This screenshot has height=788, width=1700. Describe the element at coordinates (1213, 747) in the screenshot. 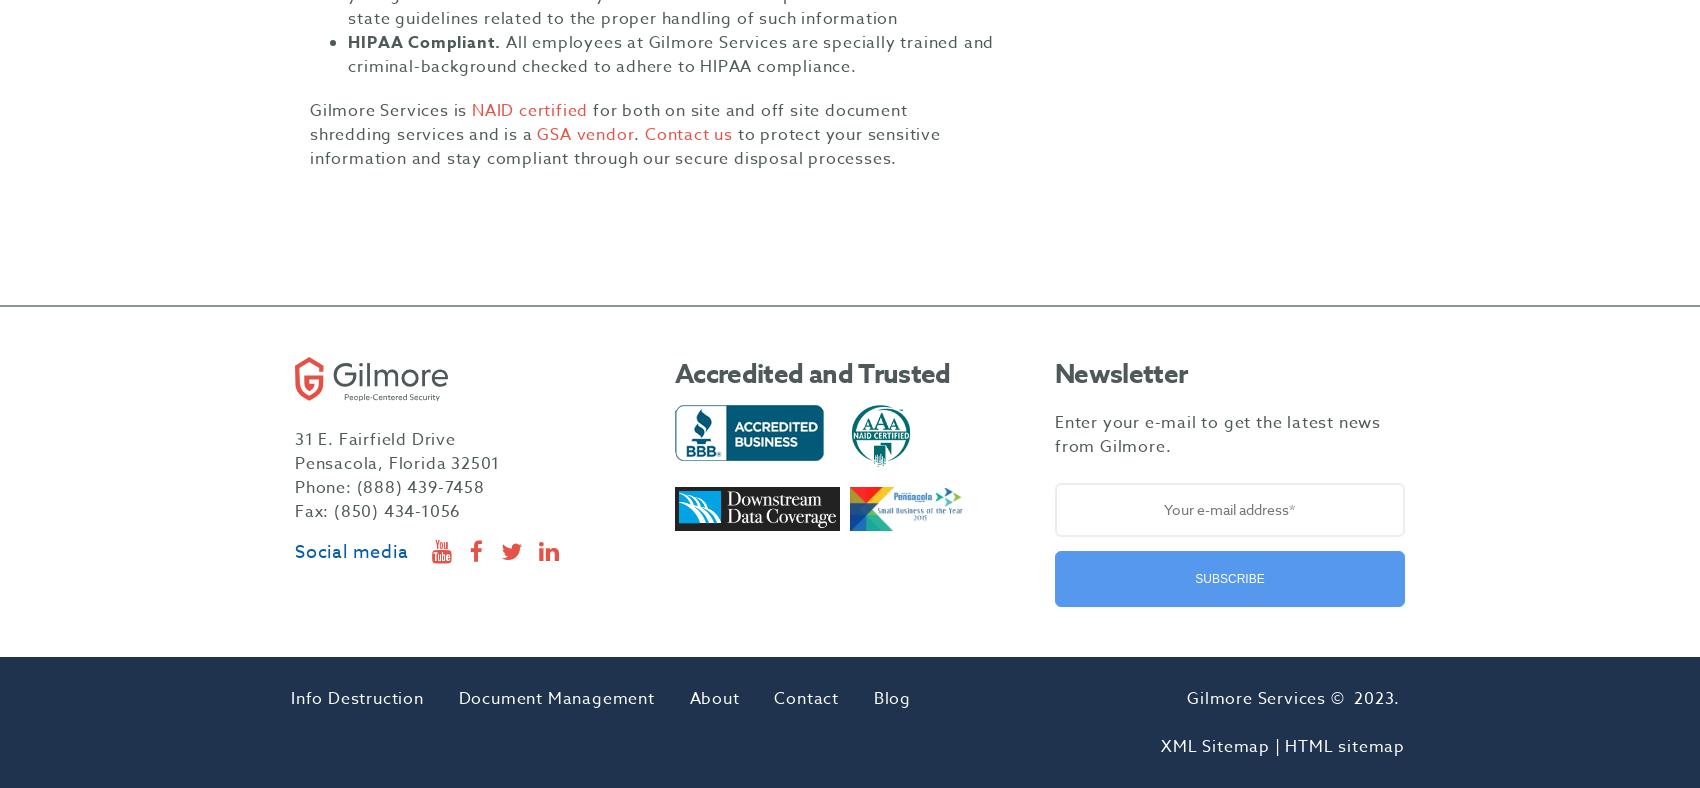

I see `'XML Sitemap'` at that location.